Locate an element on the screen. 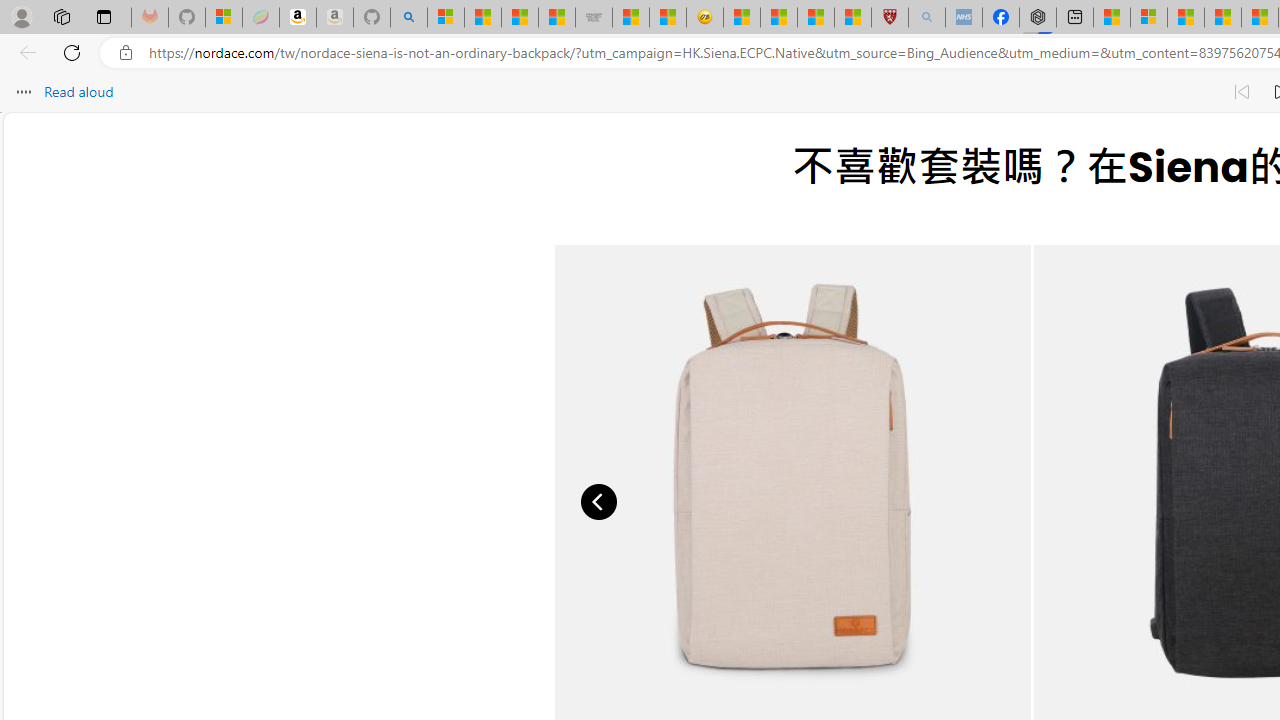 The image size is (1280, 720). 'Combat Siege' is located at coordinates (592, 17).